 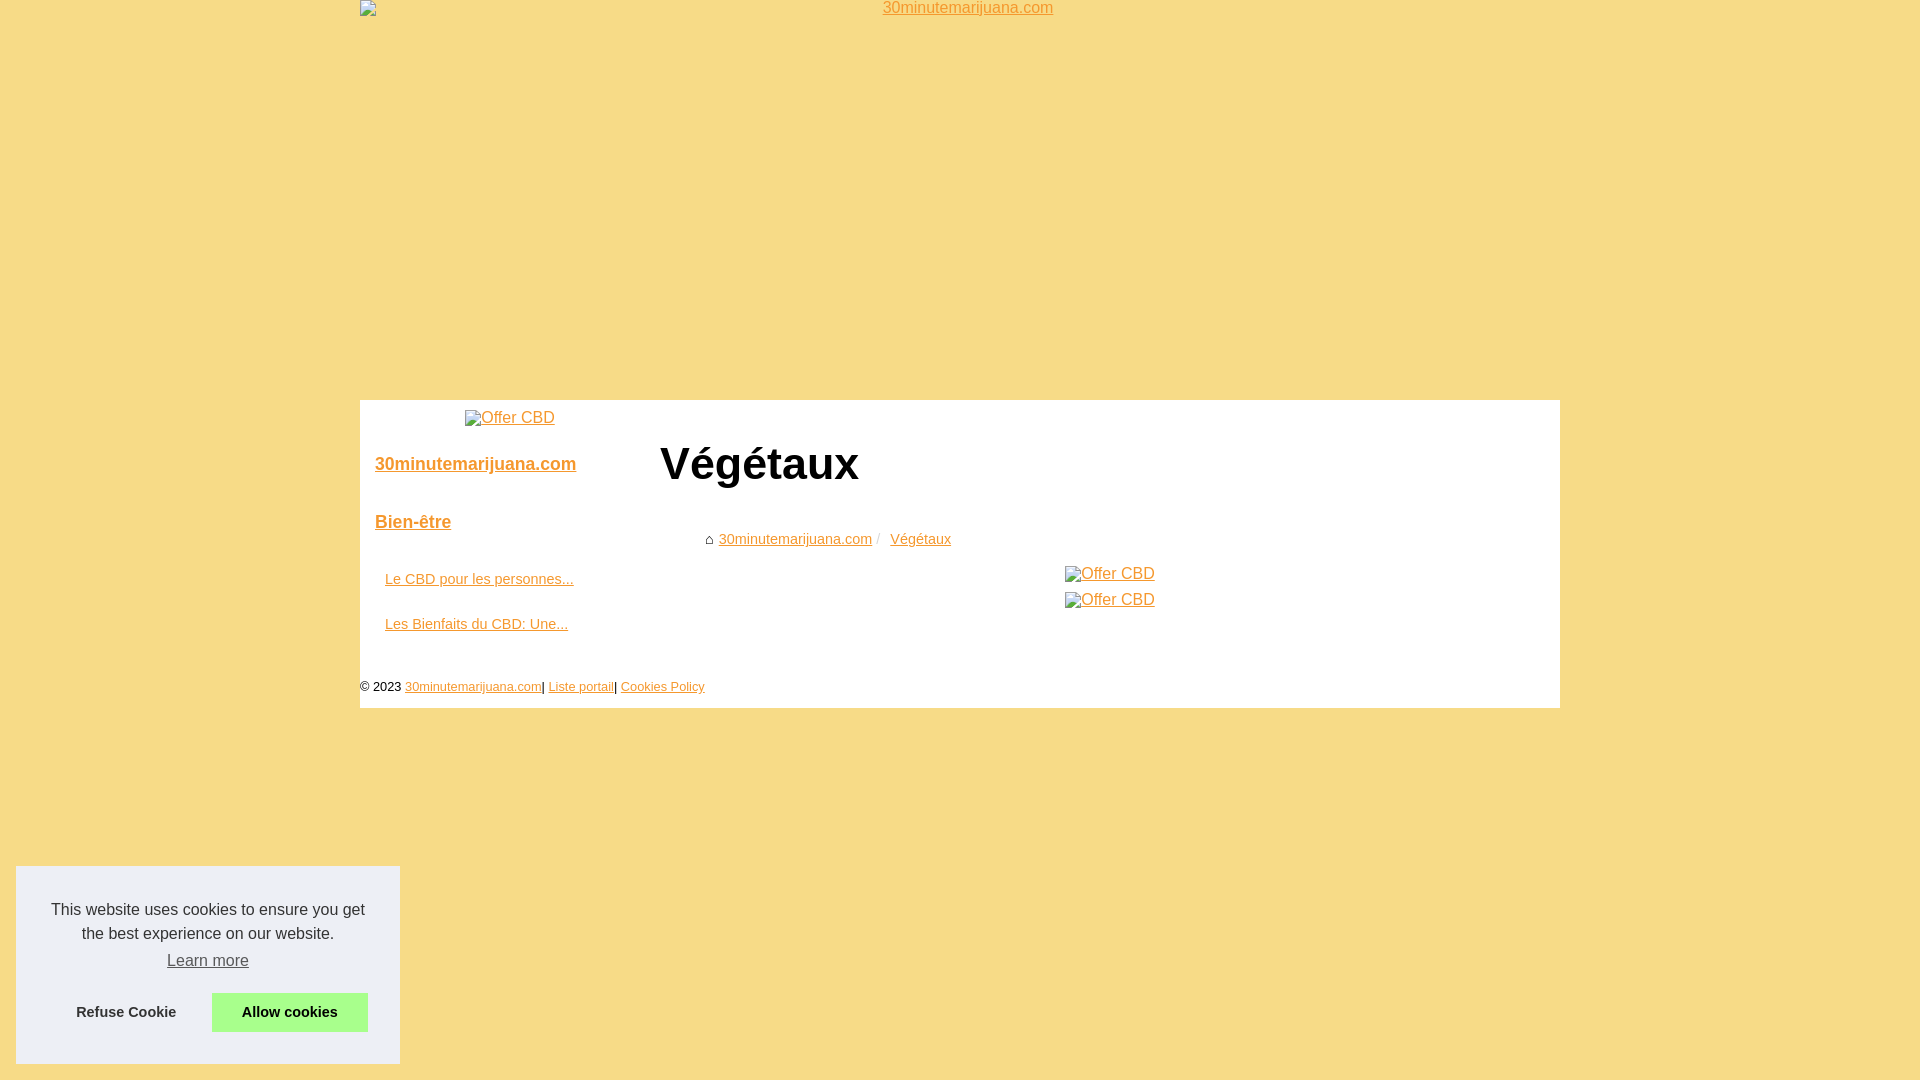 I want to click on 'Les Bienfaits du CBD: Une...', so click(x=379, y=623).